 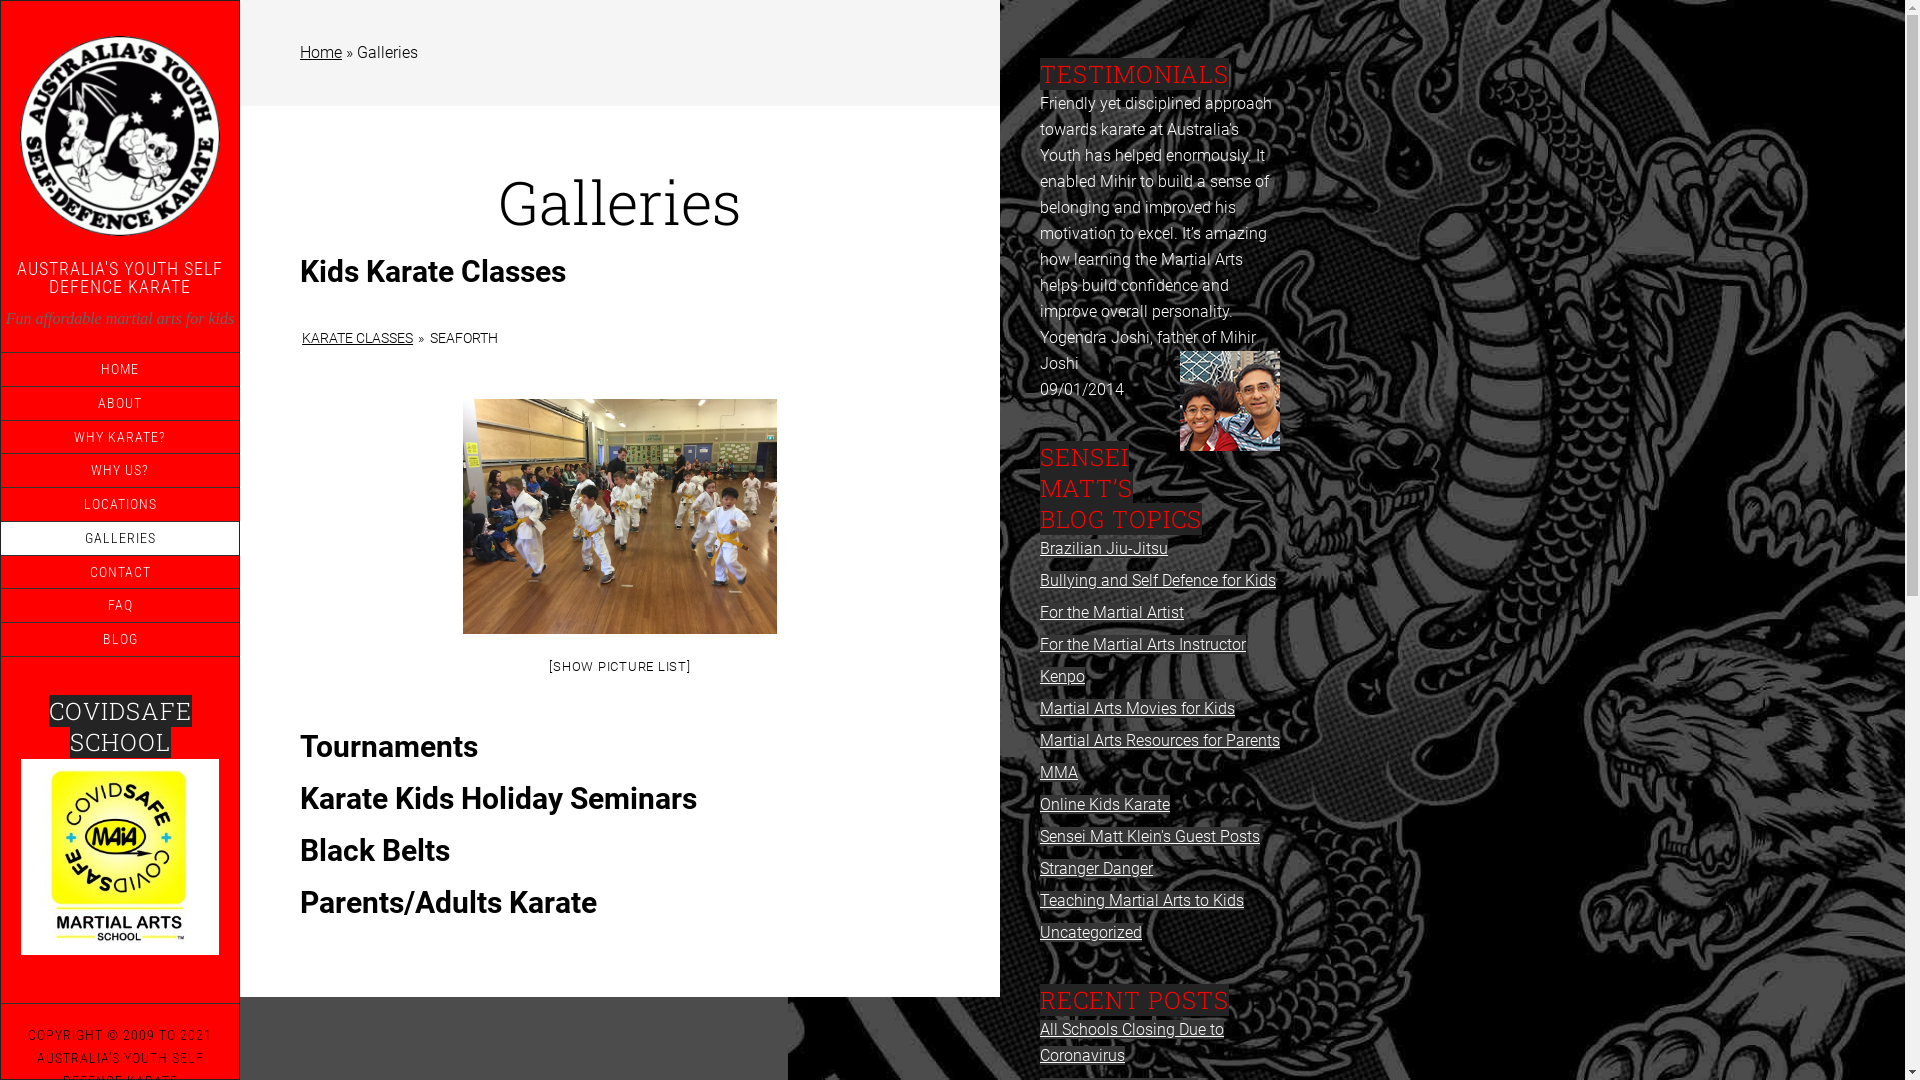 I want to click on 'MMA', so click(x=1058, y=771).